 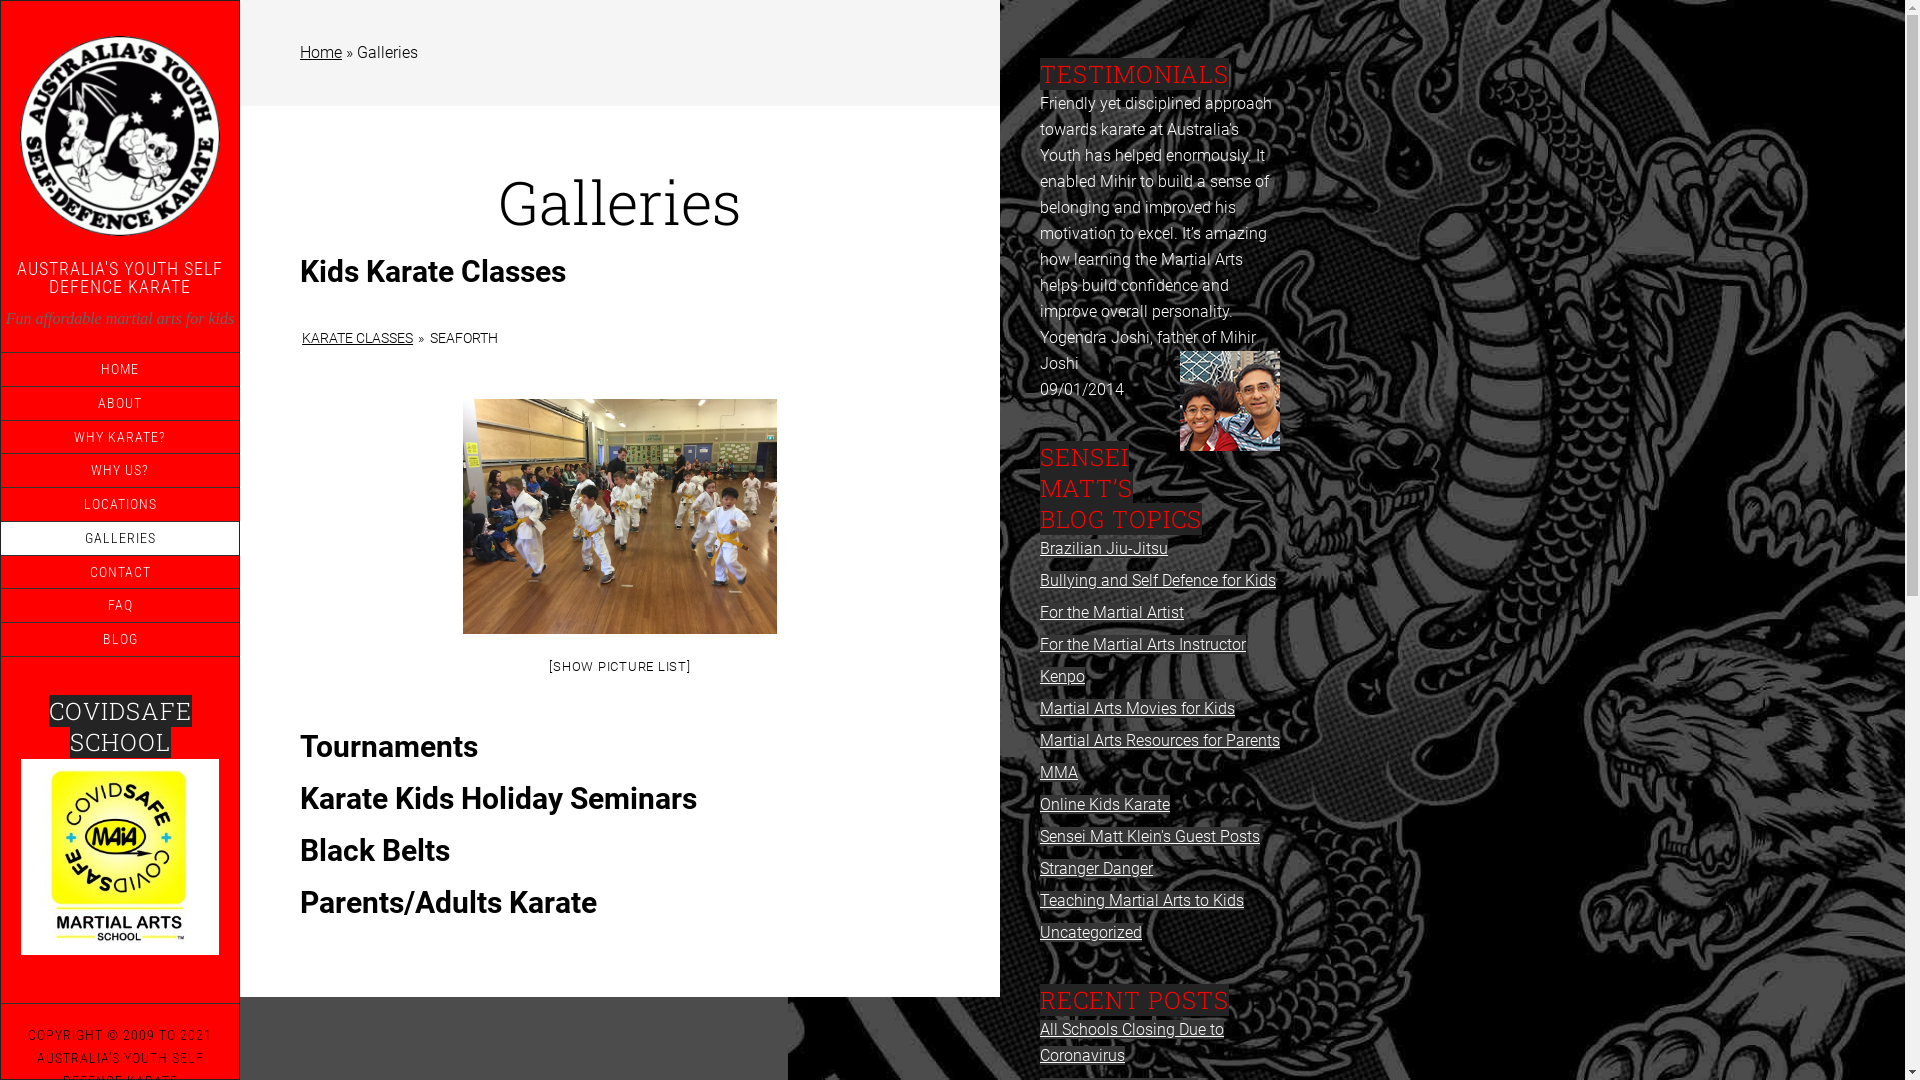 I want to click on 'MMA', so click(x=1058, y=771).